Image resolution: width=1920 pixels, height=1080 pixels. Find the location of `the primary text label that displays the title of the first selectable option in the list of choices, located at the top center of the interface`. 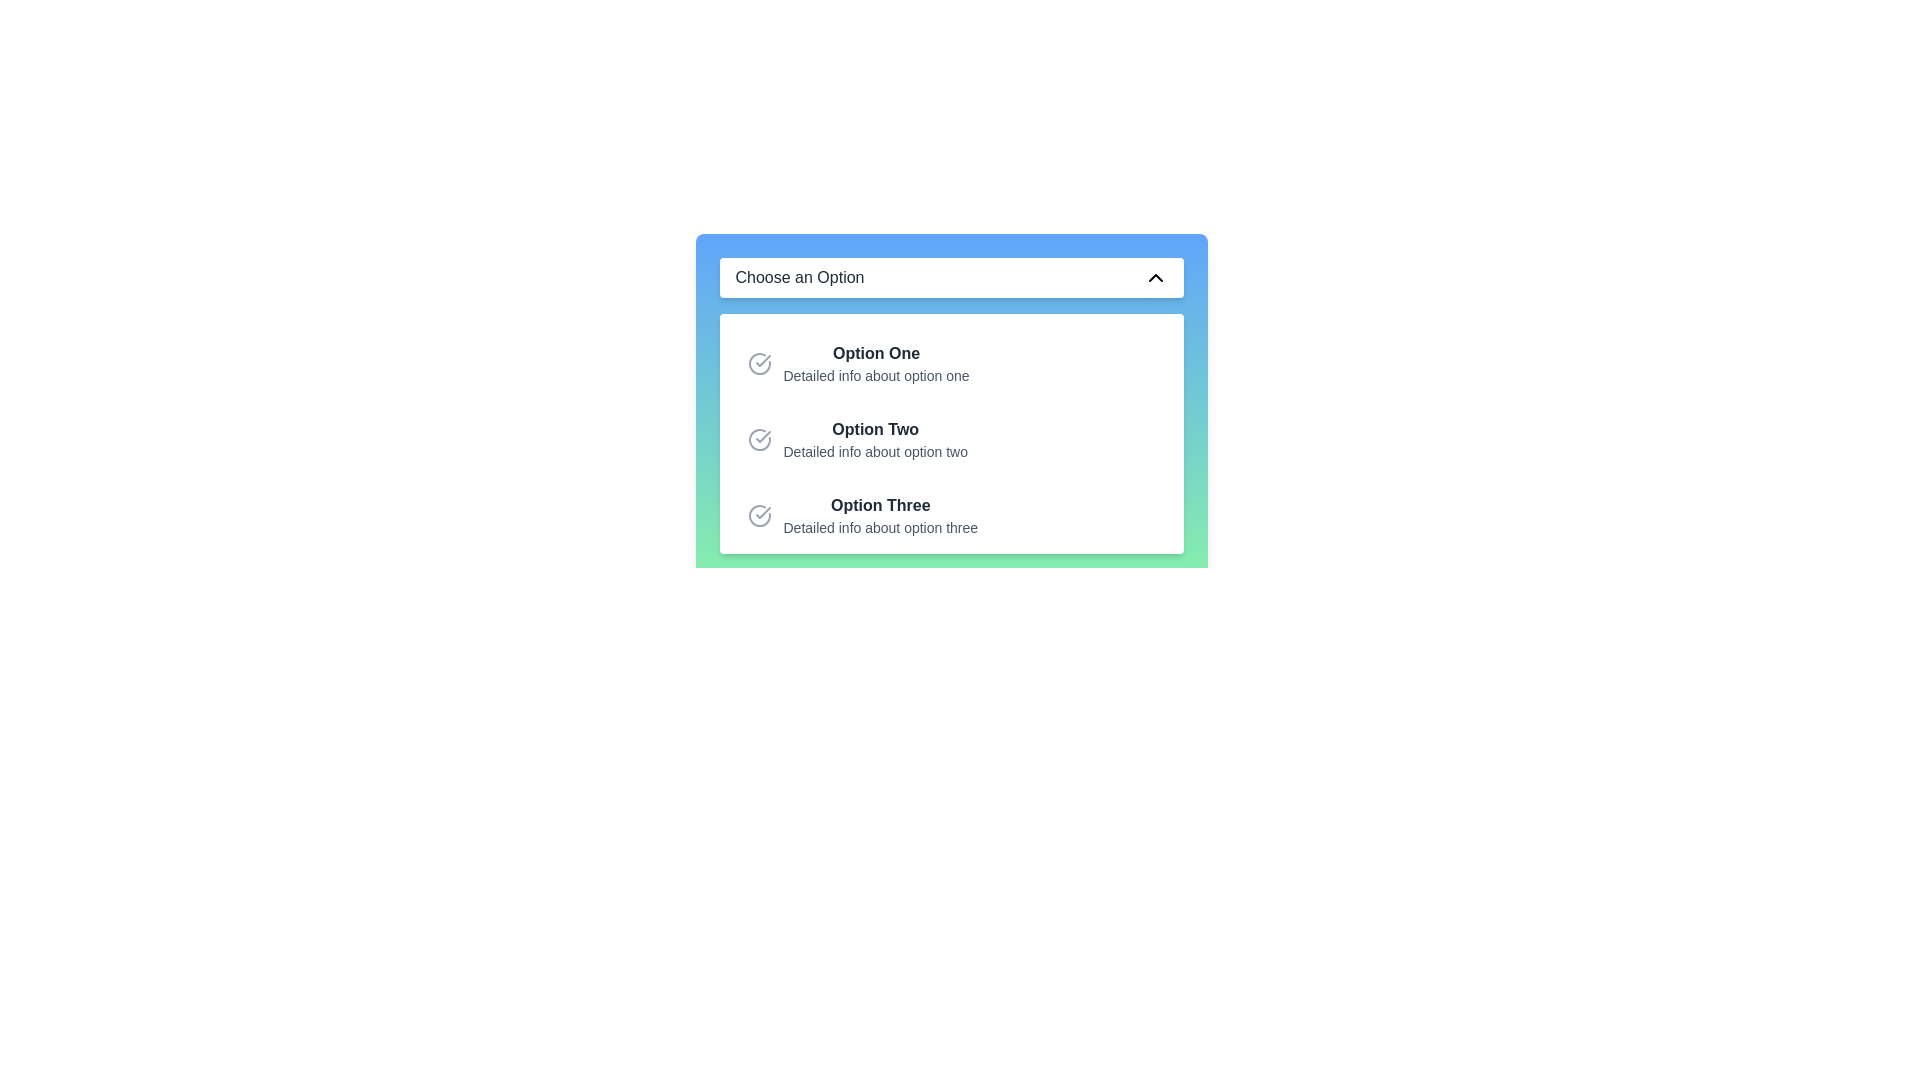

the primary text label that displays the title of the first selectable option in the list of choices, located at the top center of the interface is located at coordinates (876, 353).